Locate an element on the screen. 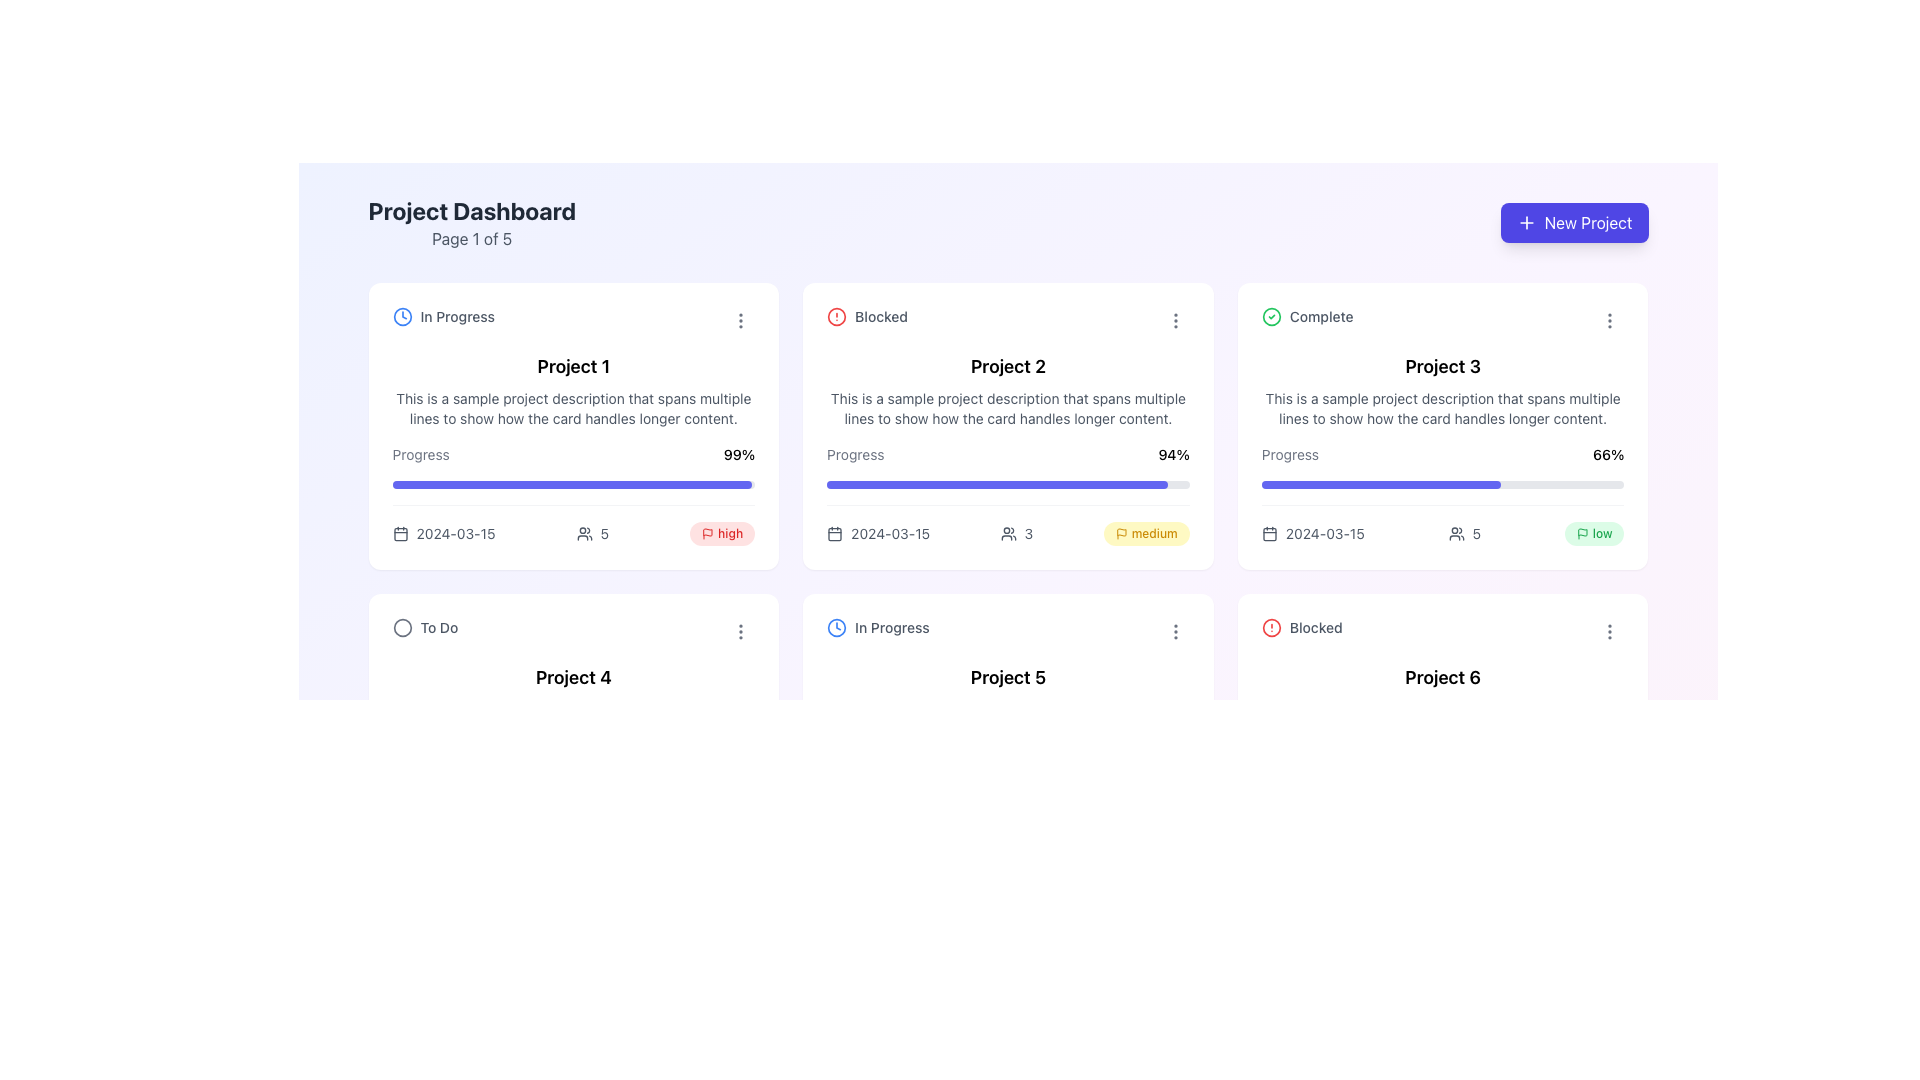 The height and width of the screenshot is (1080, 1920). number of members or participants associated with the project displayed in the icon and text grouping located in the 'Project 3' card under the 'Complete' label, positioned between the date '2024-03-15' and the 'low' risk label is located at coordinates (1464, 532).